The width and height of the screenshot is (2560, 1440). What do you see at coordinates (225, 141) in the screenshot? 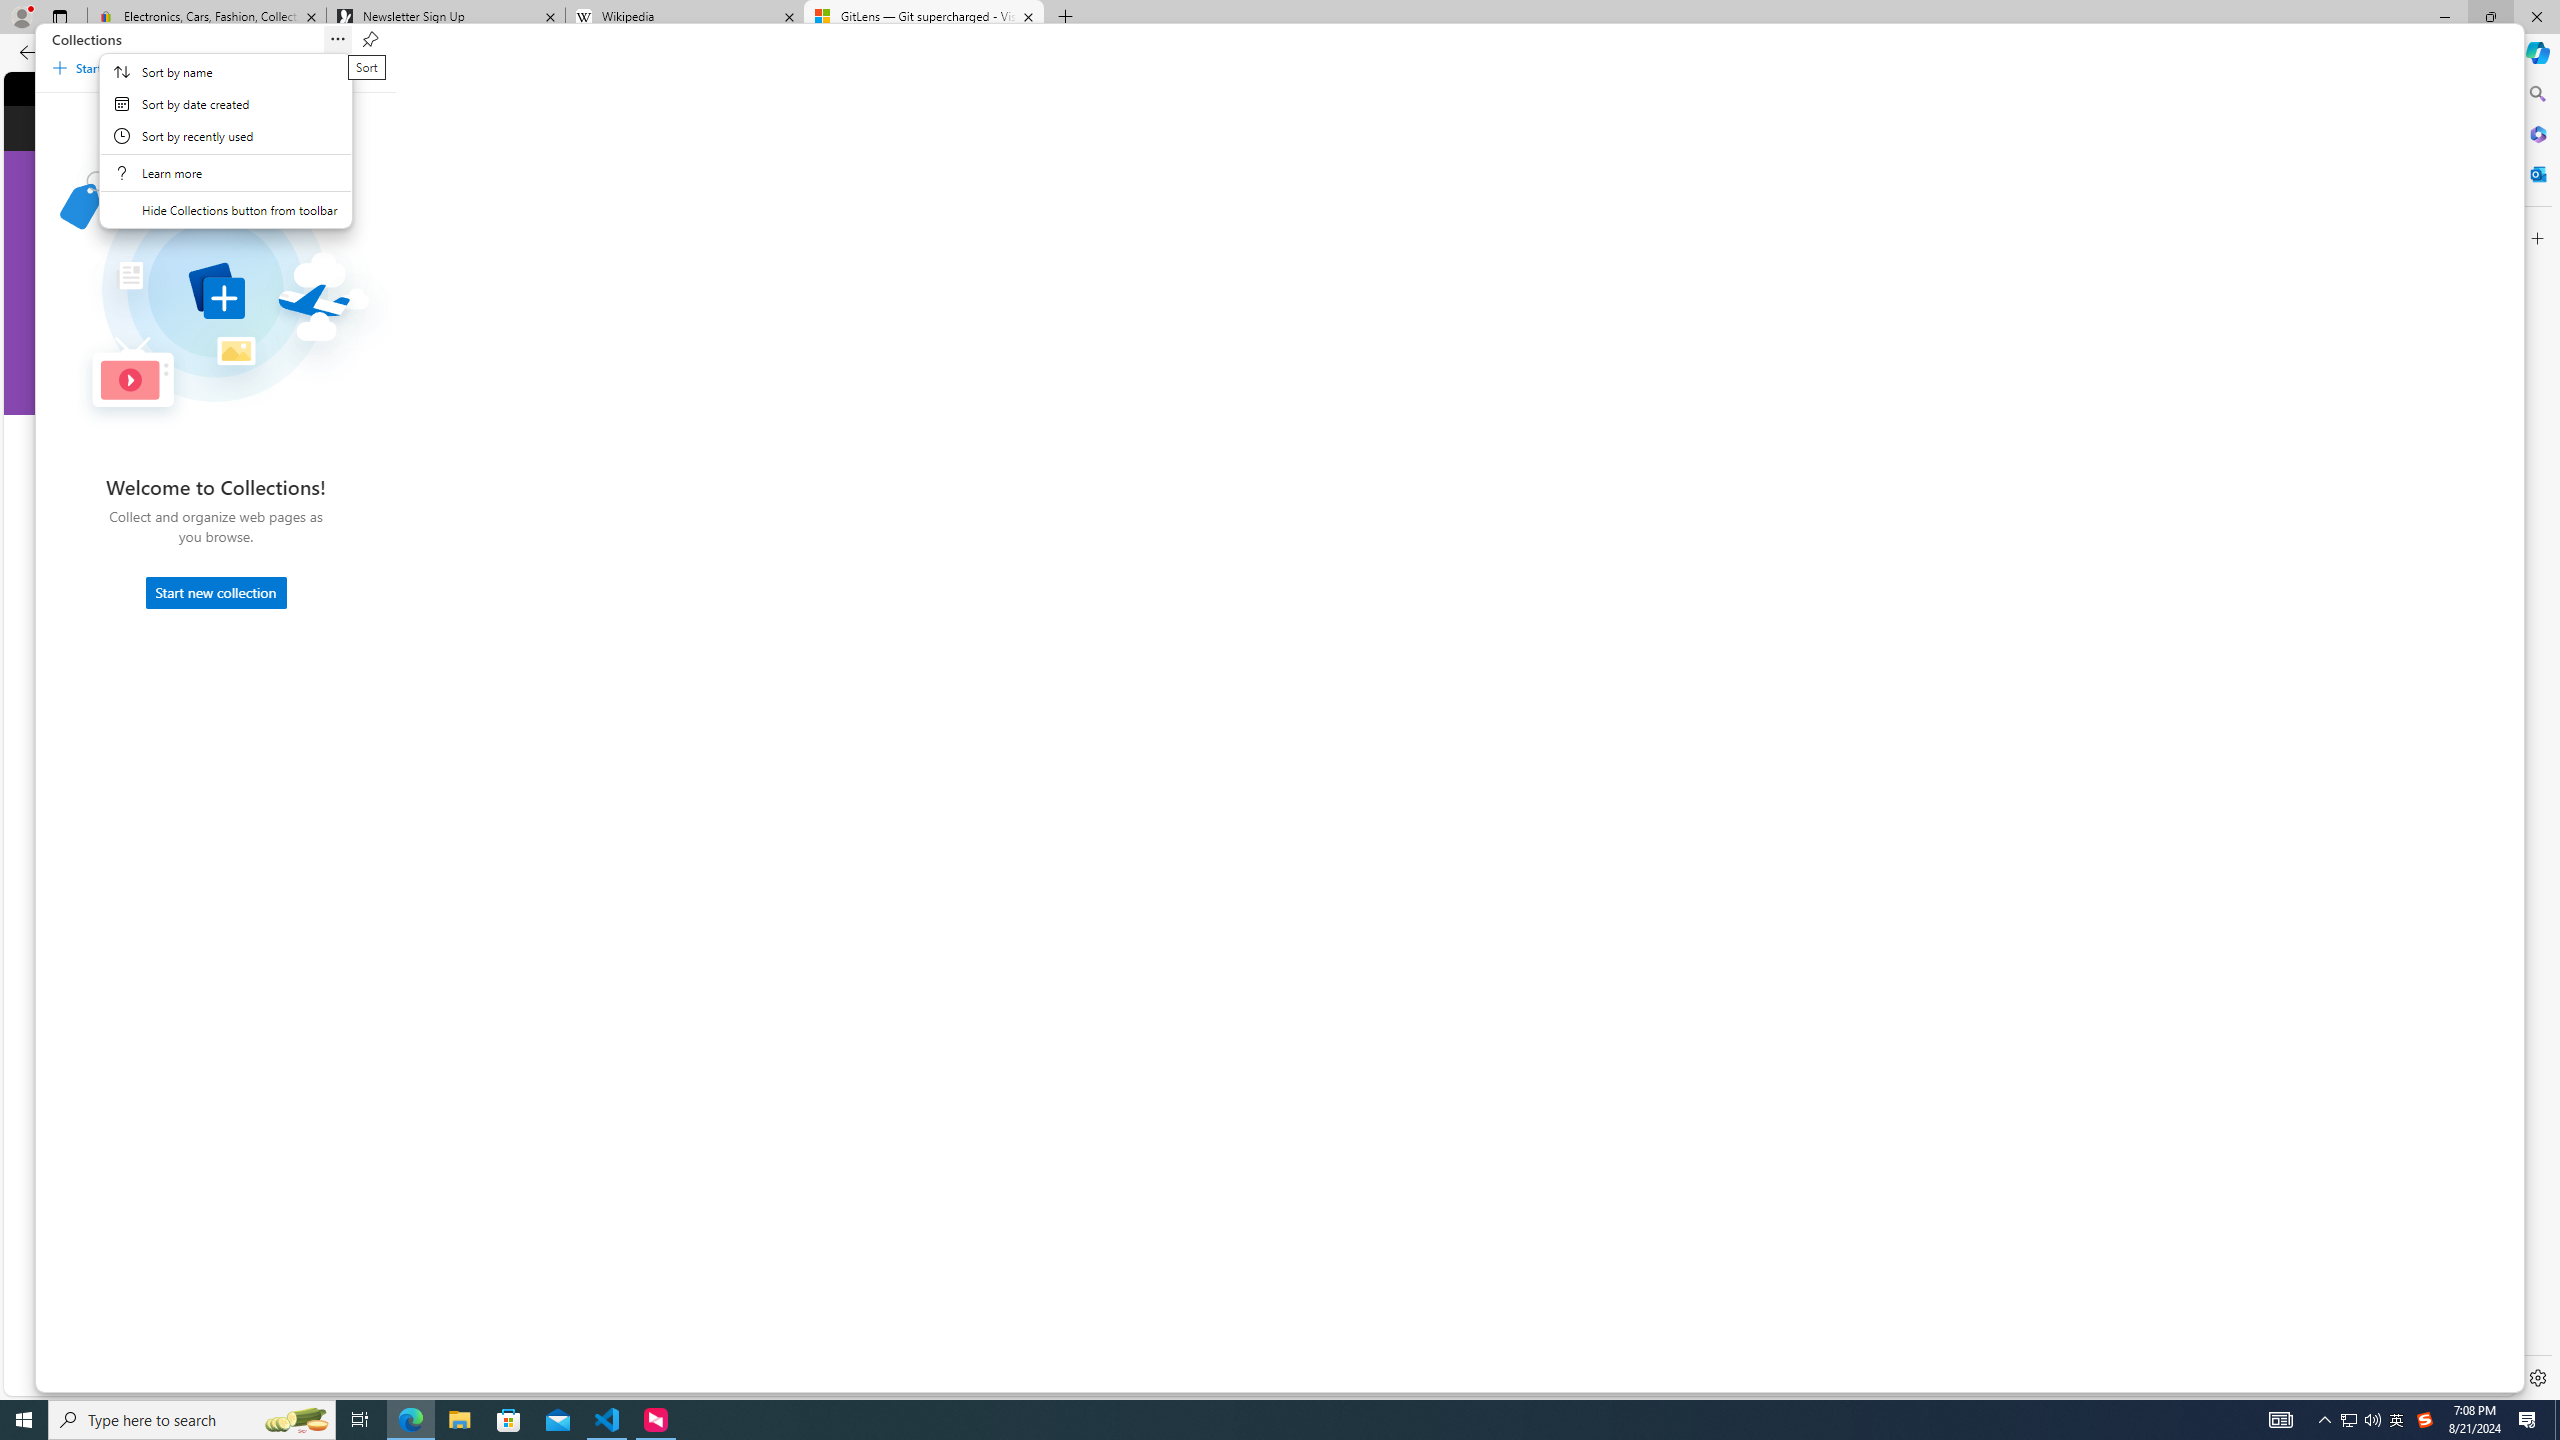
I see `'Context'` at bounding box center [225, 141].